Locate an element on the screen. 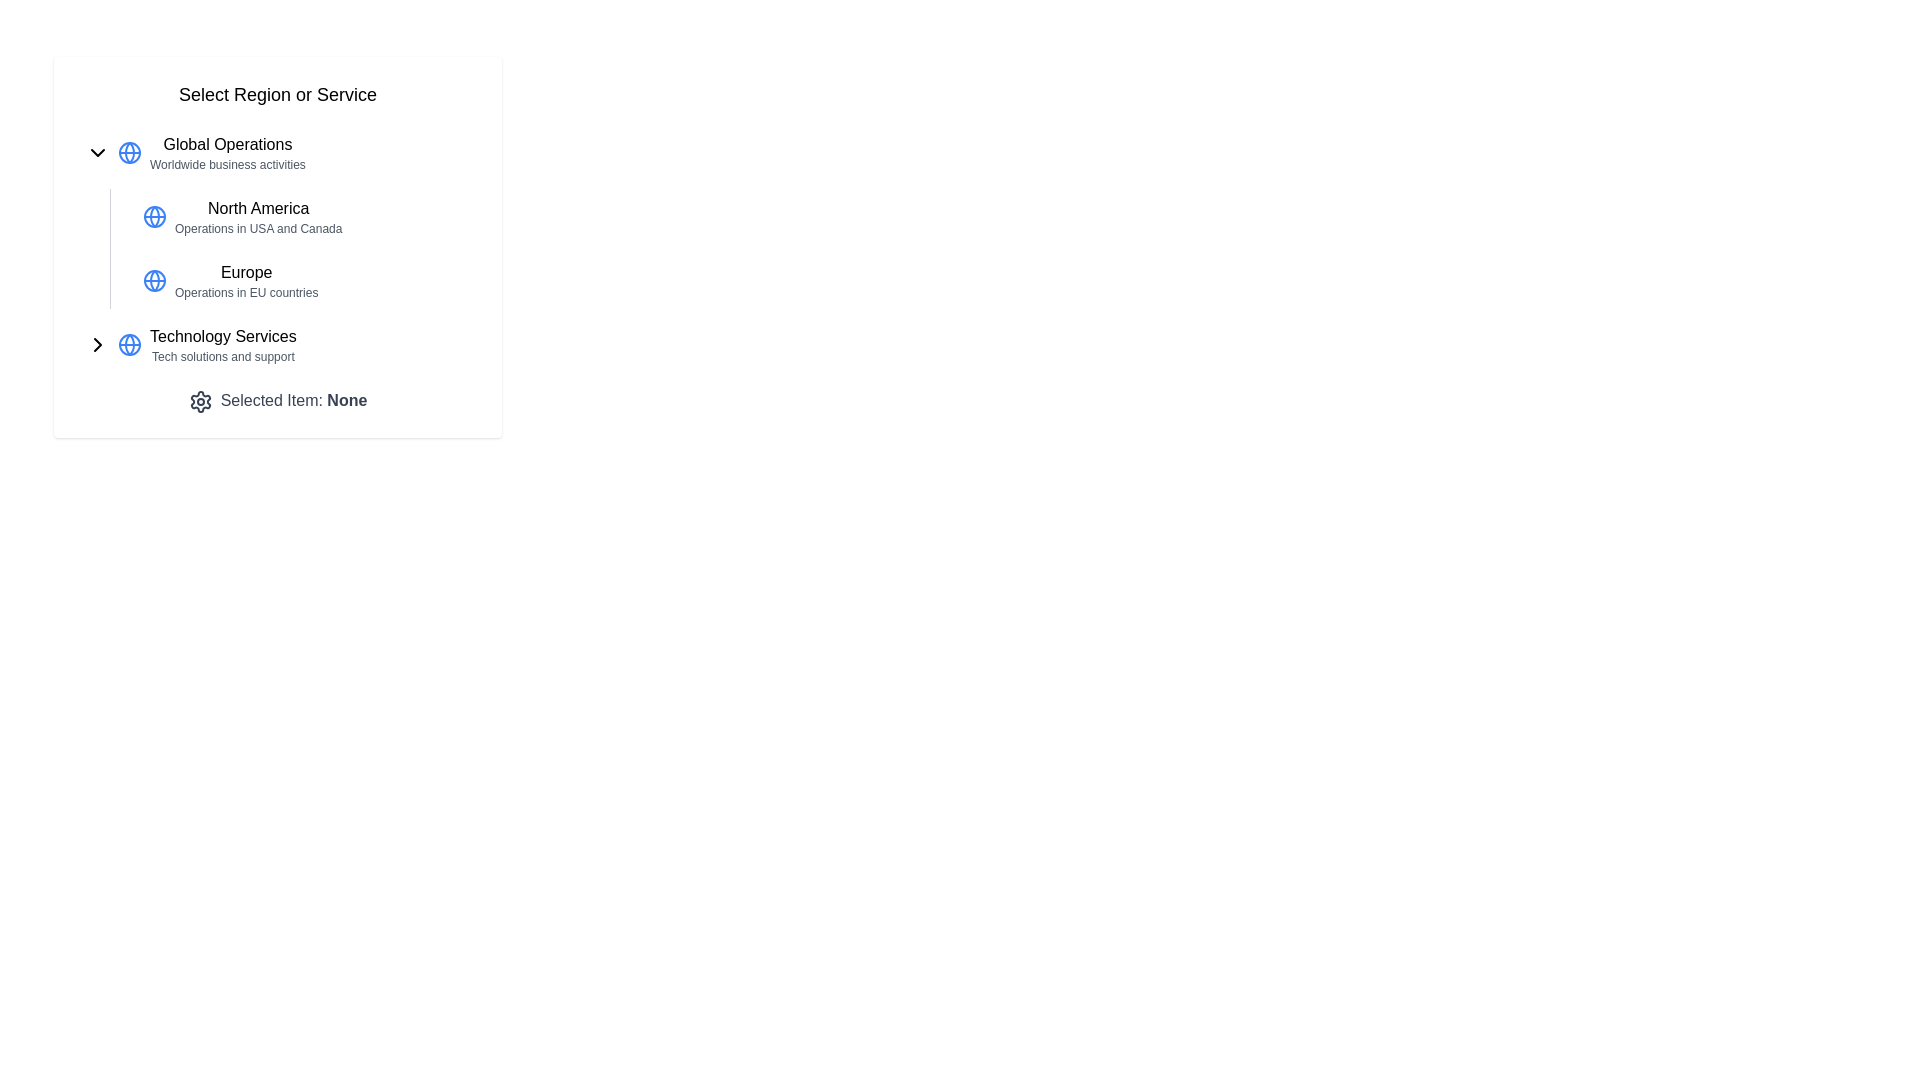 This screenshot has width=1920, height=1080. the 'North America' selectable list item is located at coordinates (301, 216).